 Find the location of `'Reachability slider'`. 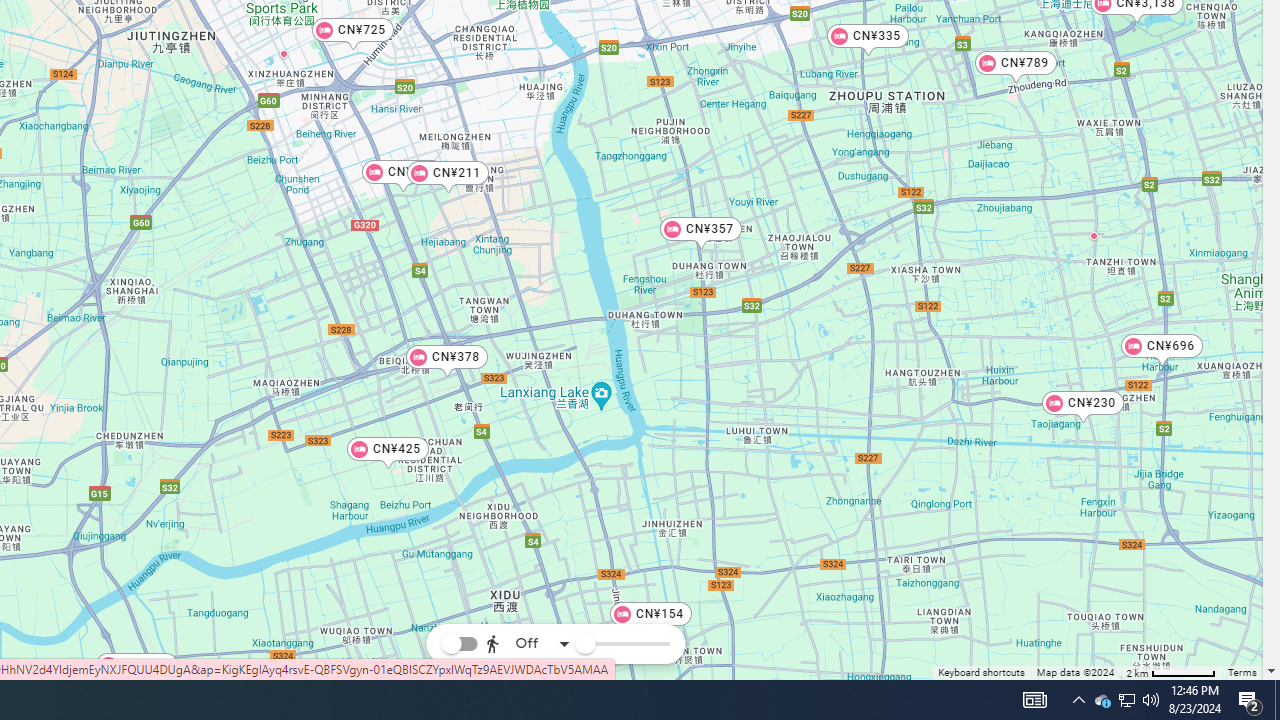

'Reachability slider' is located at coordinates (583, 644).